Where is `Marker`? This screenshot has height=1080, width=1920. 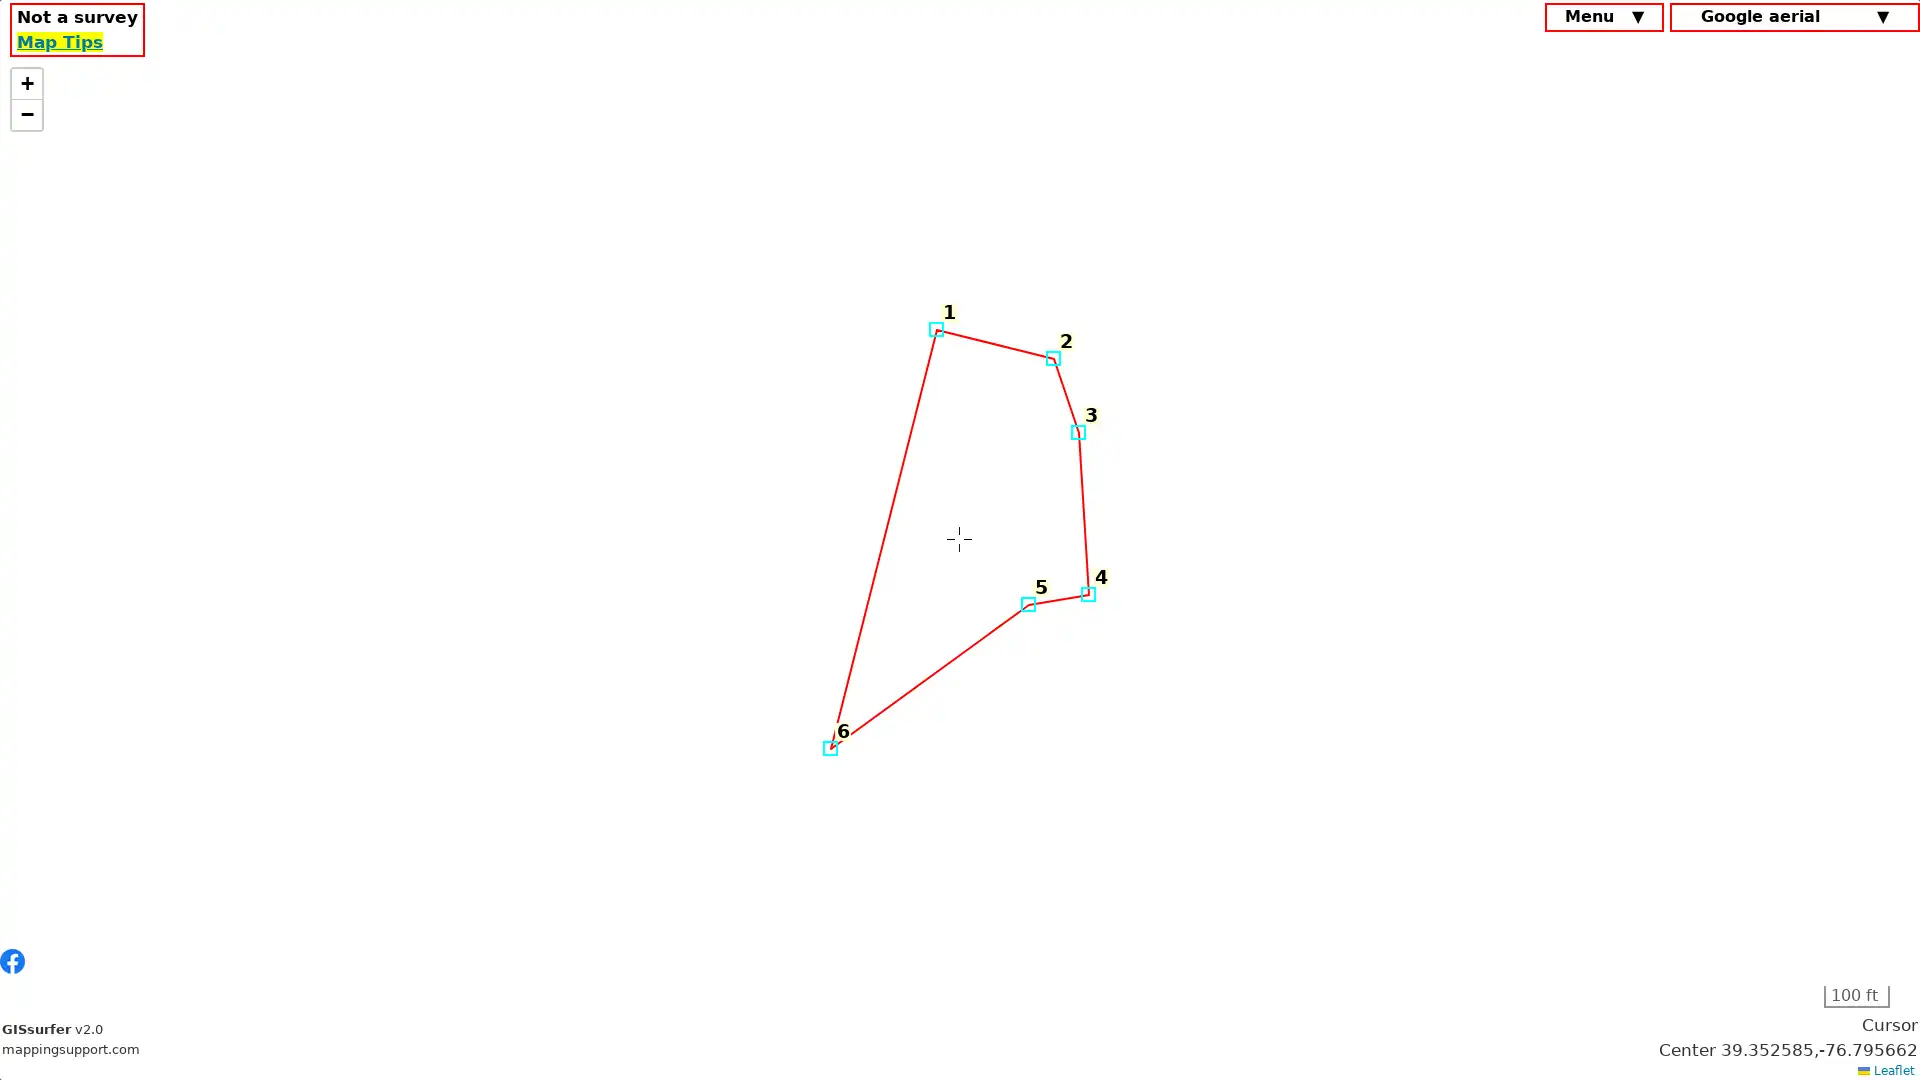
Marker is located at coordinates (1028, 603).